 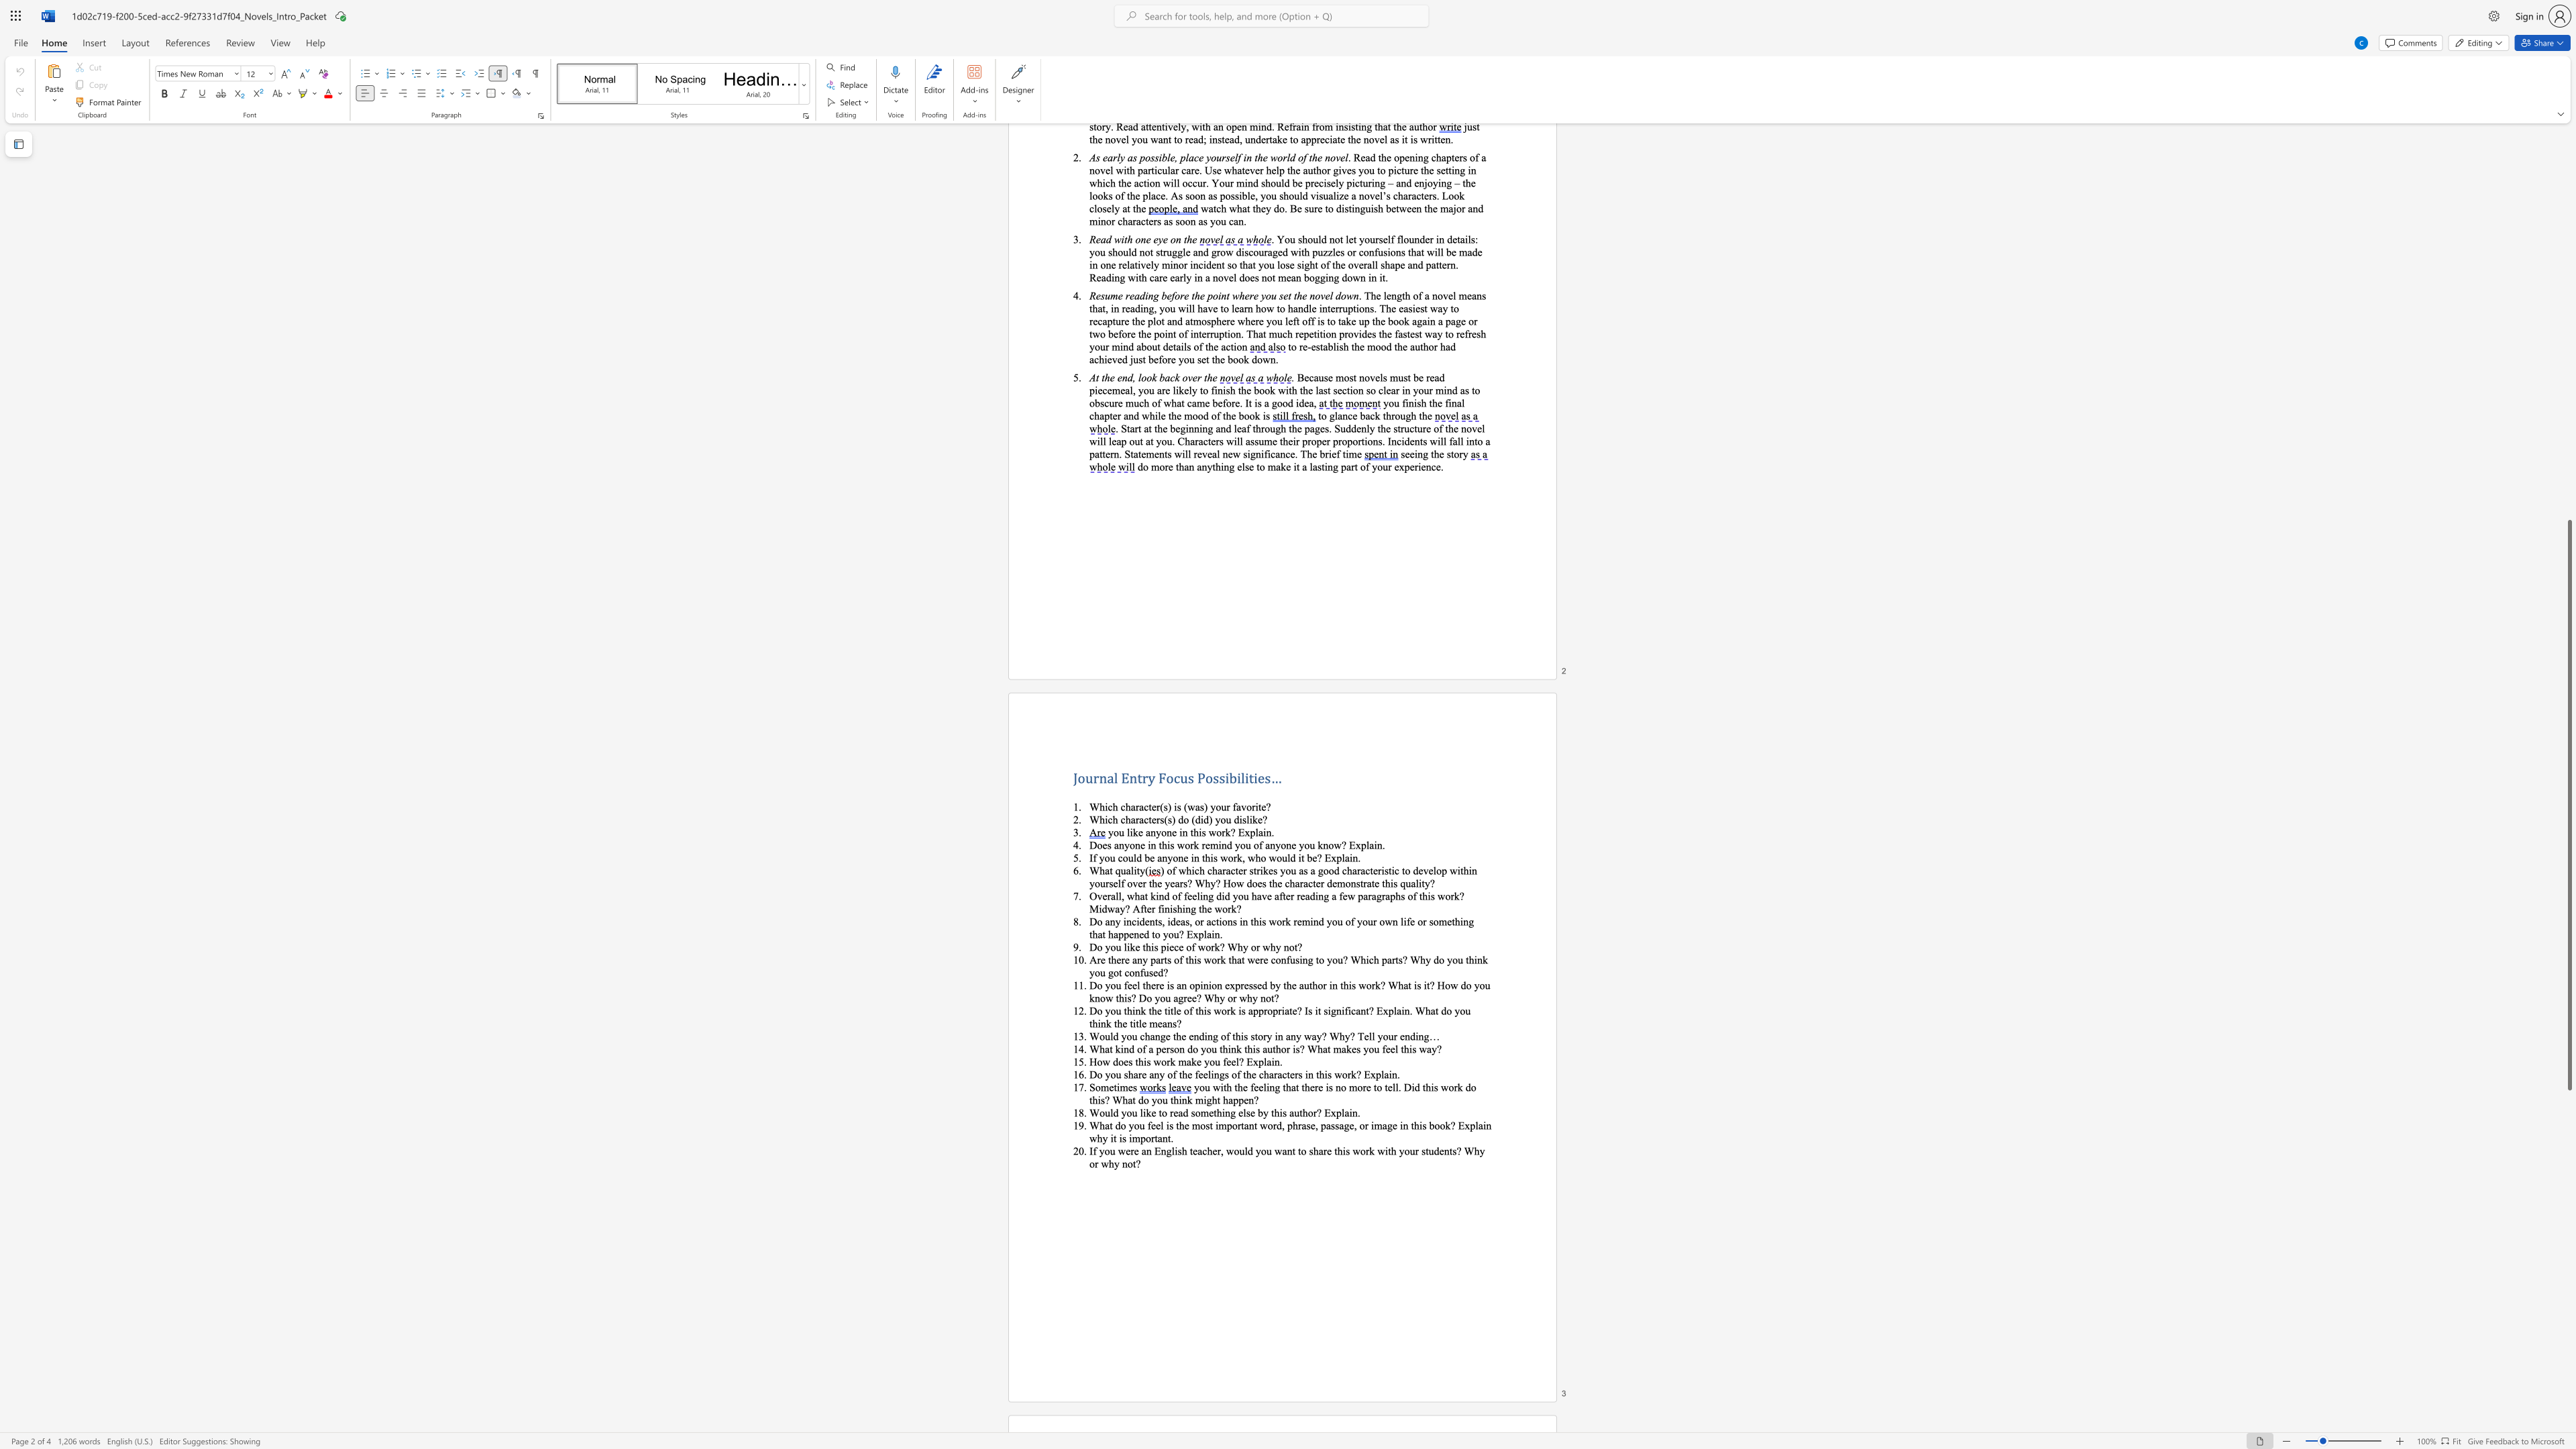 What do you see at coordinates (1220, 857) in the screenshot?
I see `the subset text "work, who would it be? Expla" within the text "If you could be anyone in this work, who would it be? Explain."` at bounding box center [1220, 857].